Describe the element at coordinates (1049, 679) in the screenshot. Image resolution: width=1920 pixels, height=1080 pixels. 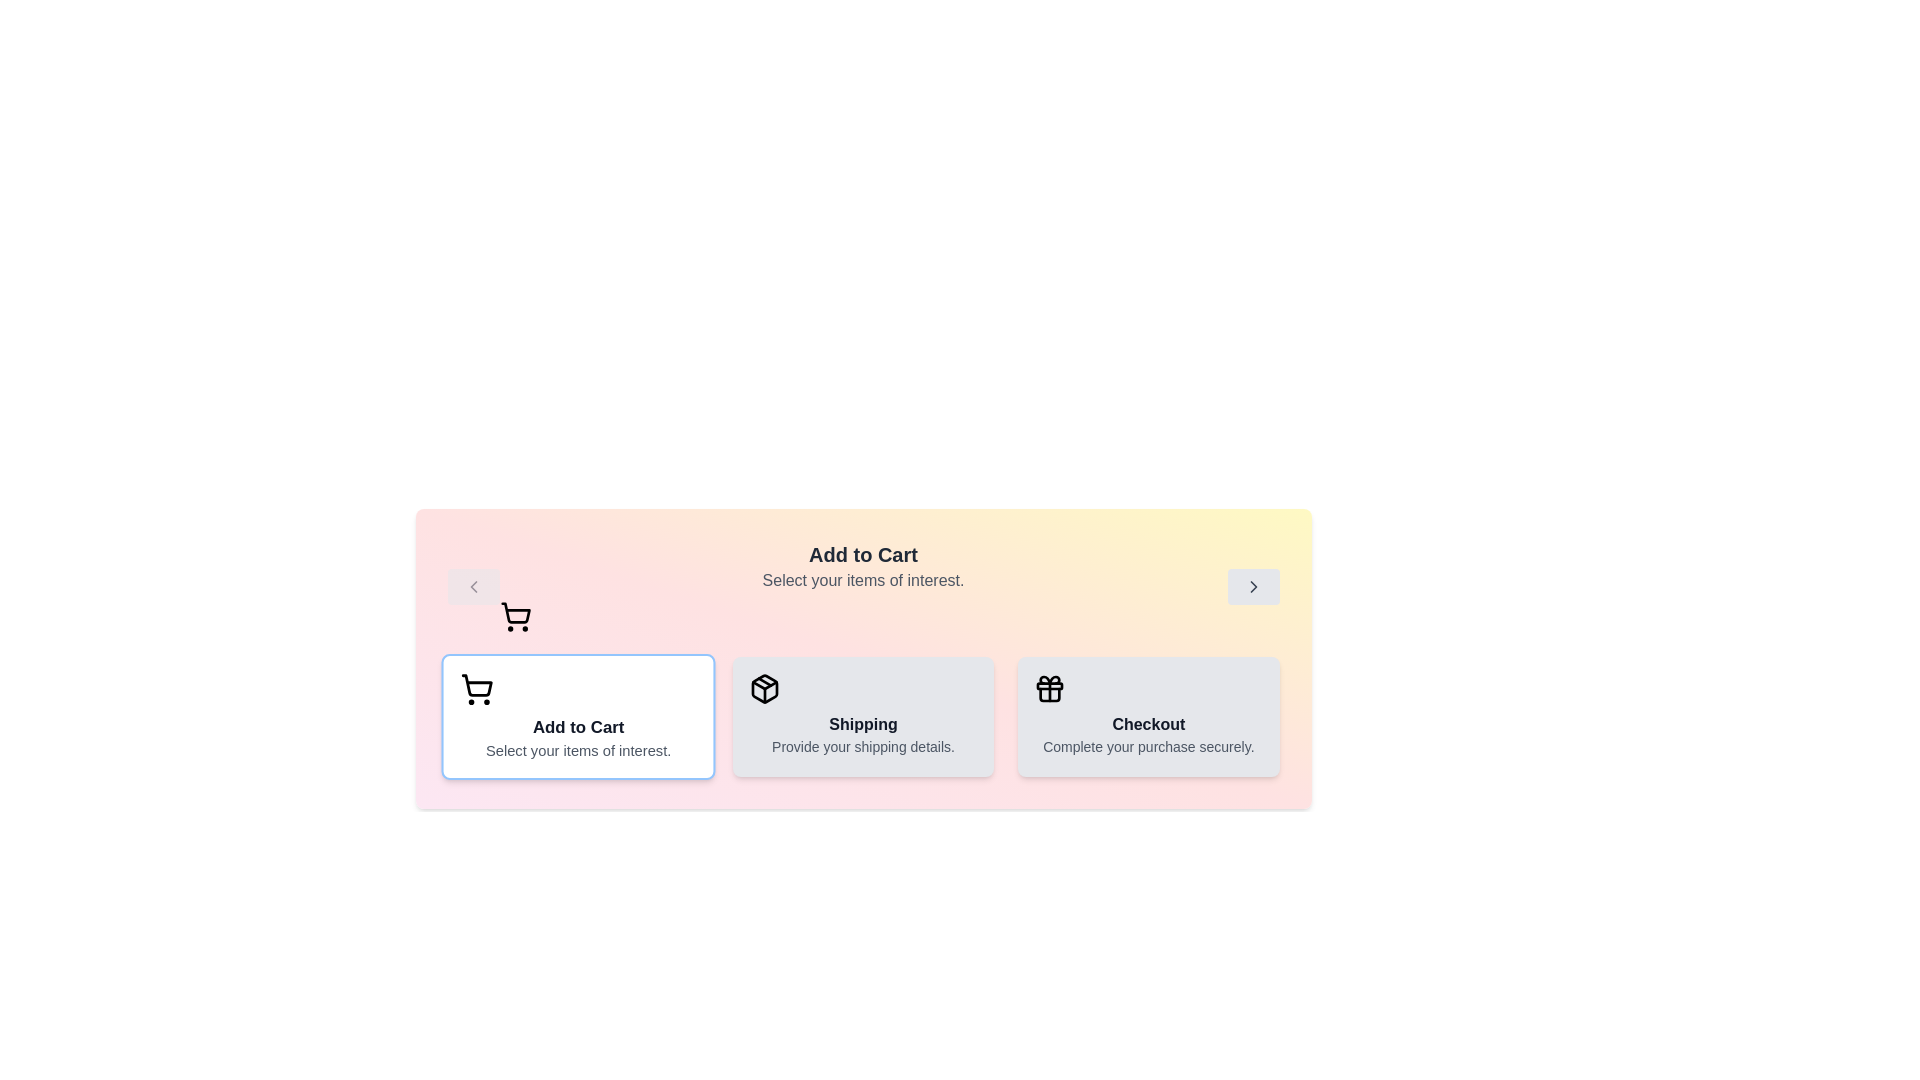
I see `the decorative graphic within the gift icon located in the 'Checkout' card` at that location.